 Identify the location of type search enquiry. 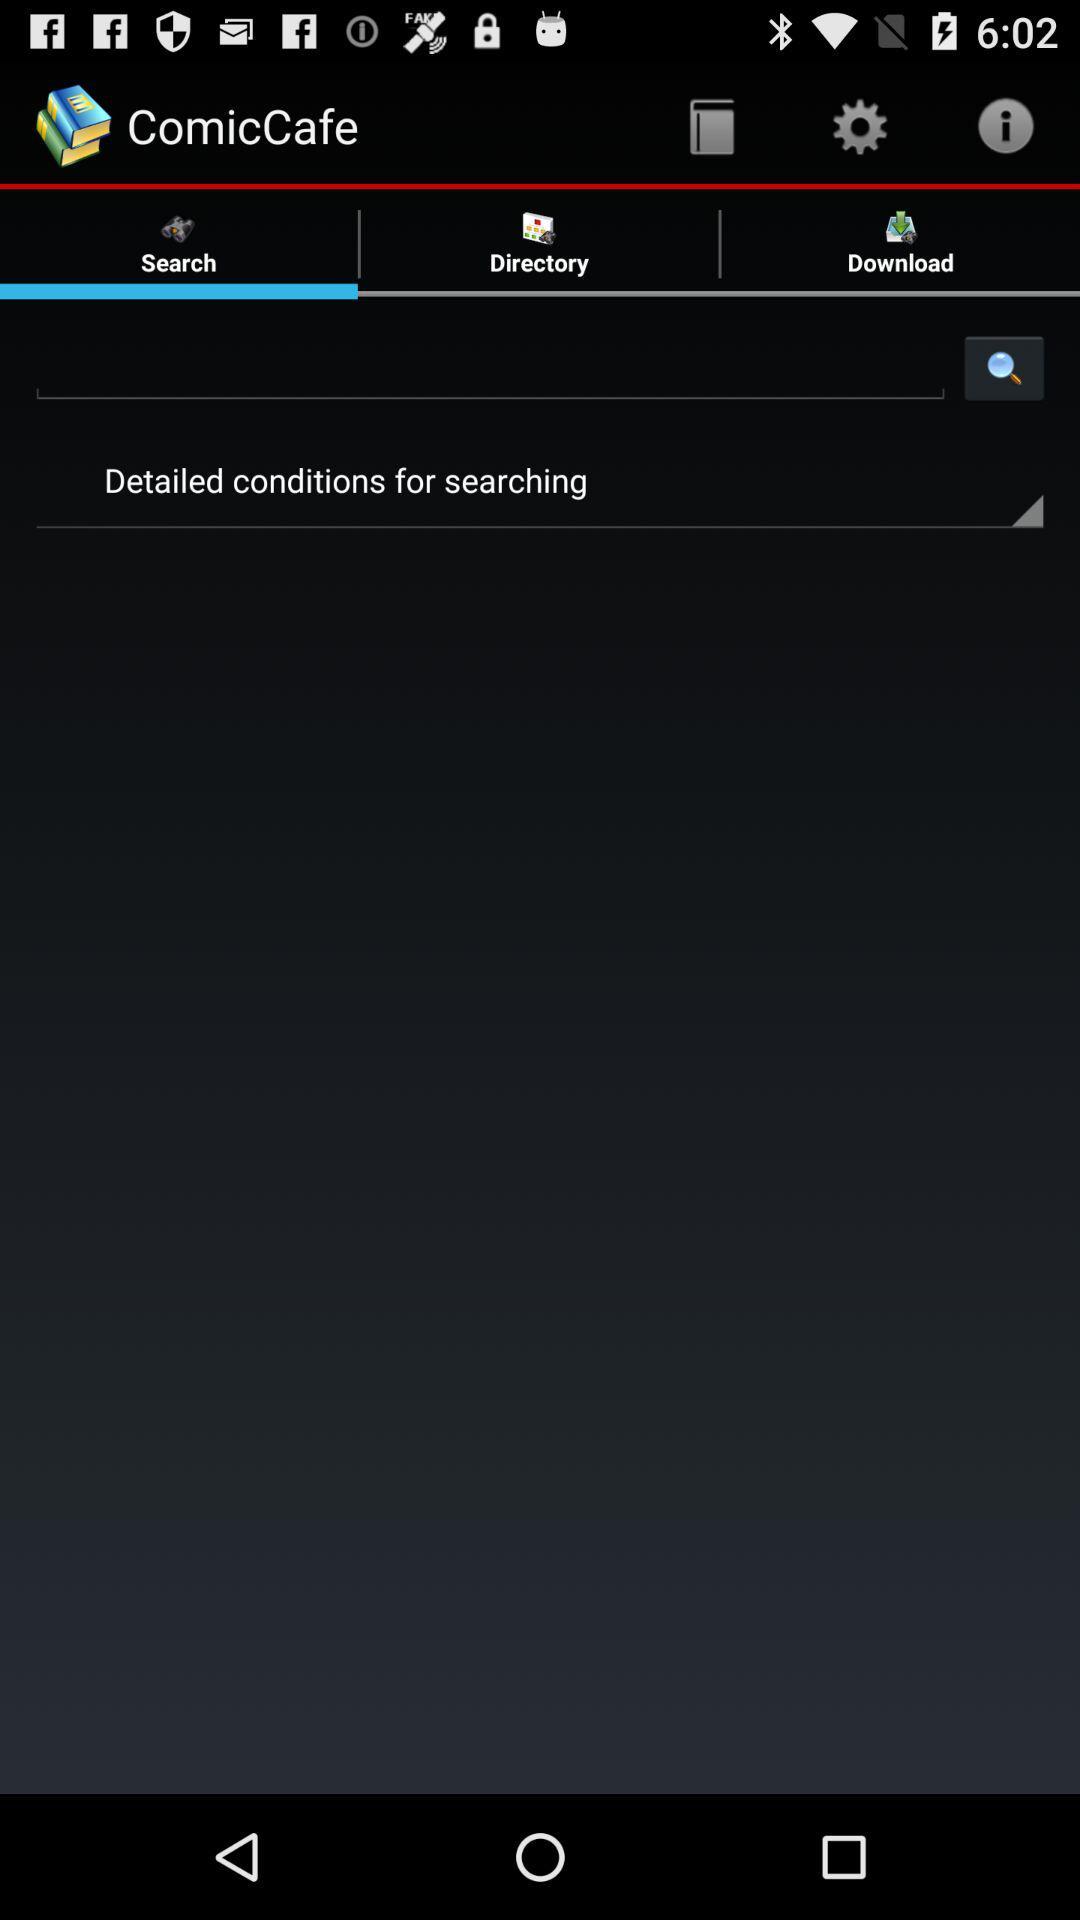
(490, 367).